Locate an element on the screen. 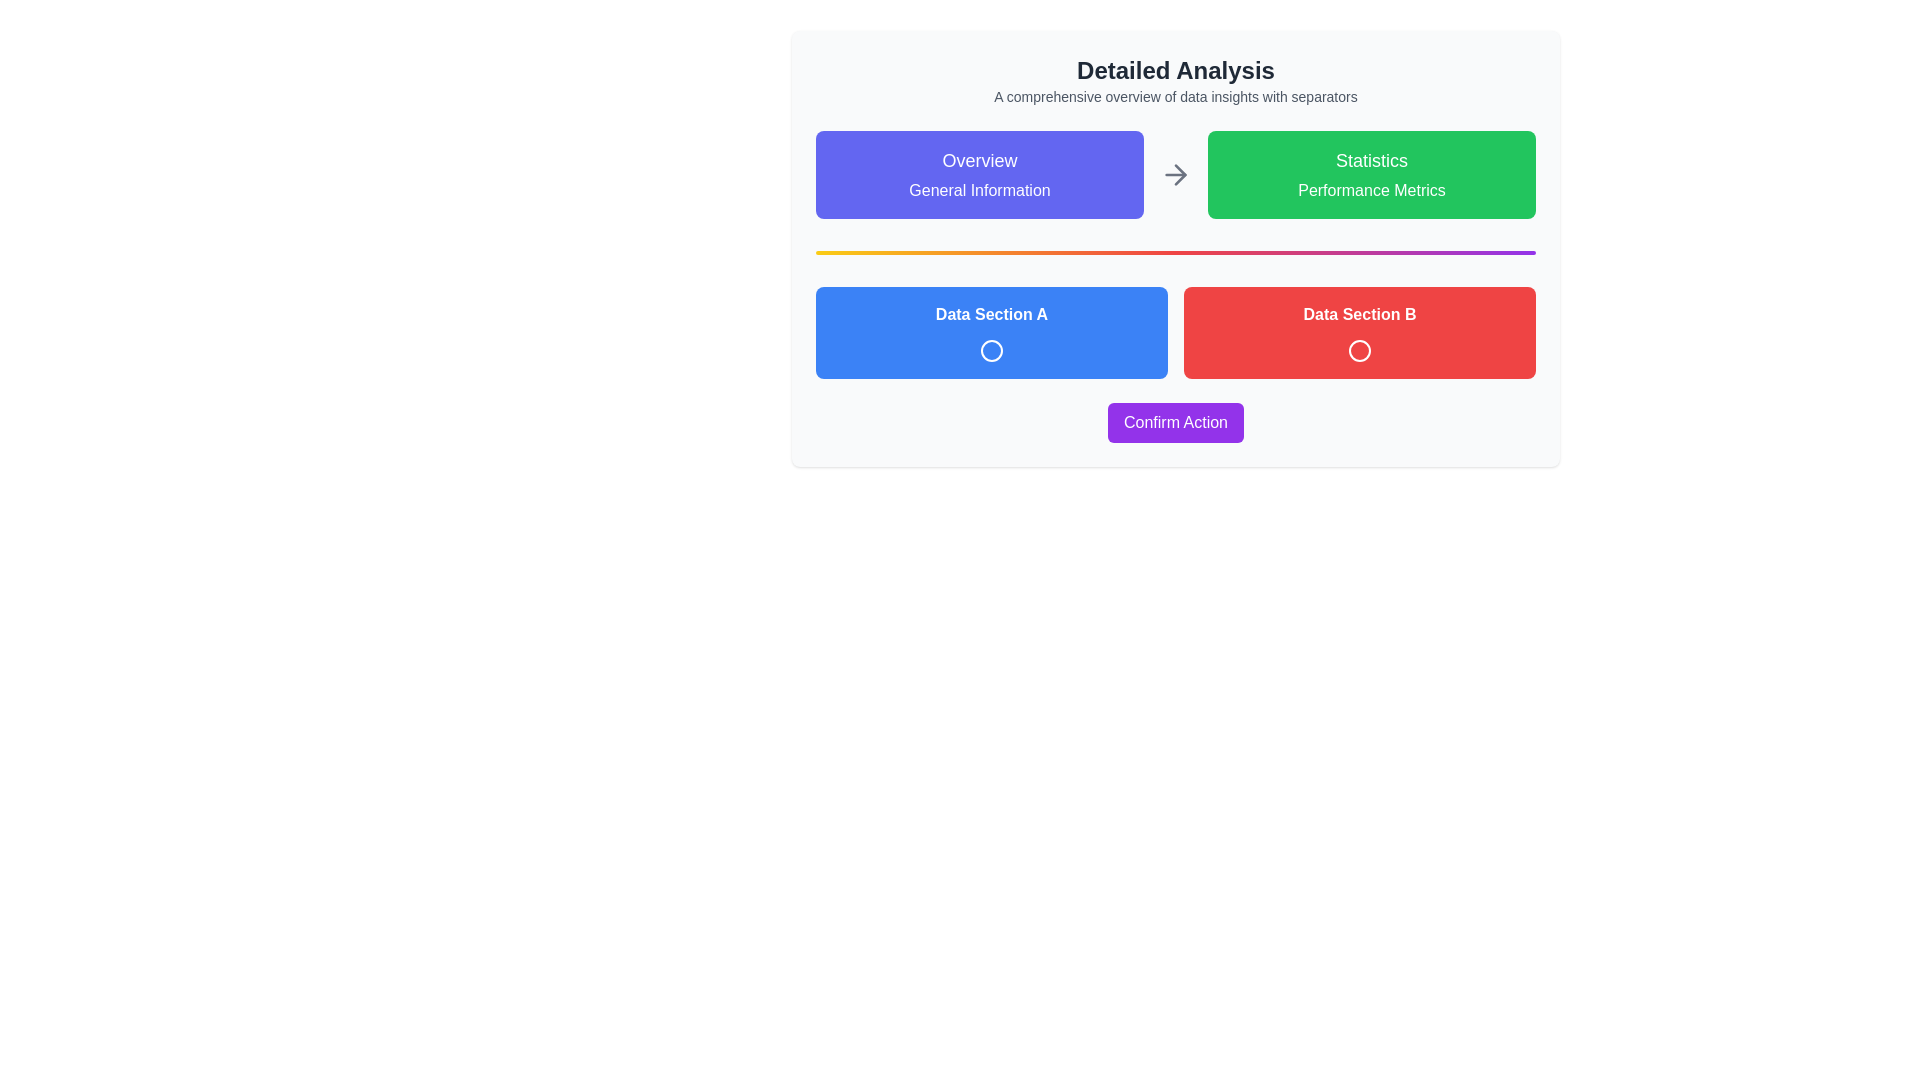 The height and width of the screenshot is (1080, 1920). the triangular arrowhead part of the right-arrow icon, which is positioned between the 'Overview' and 'Statistics' sections at the top of the interface is located at coordinates (1180, 173).